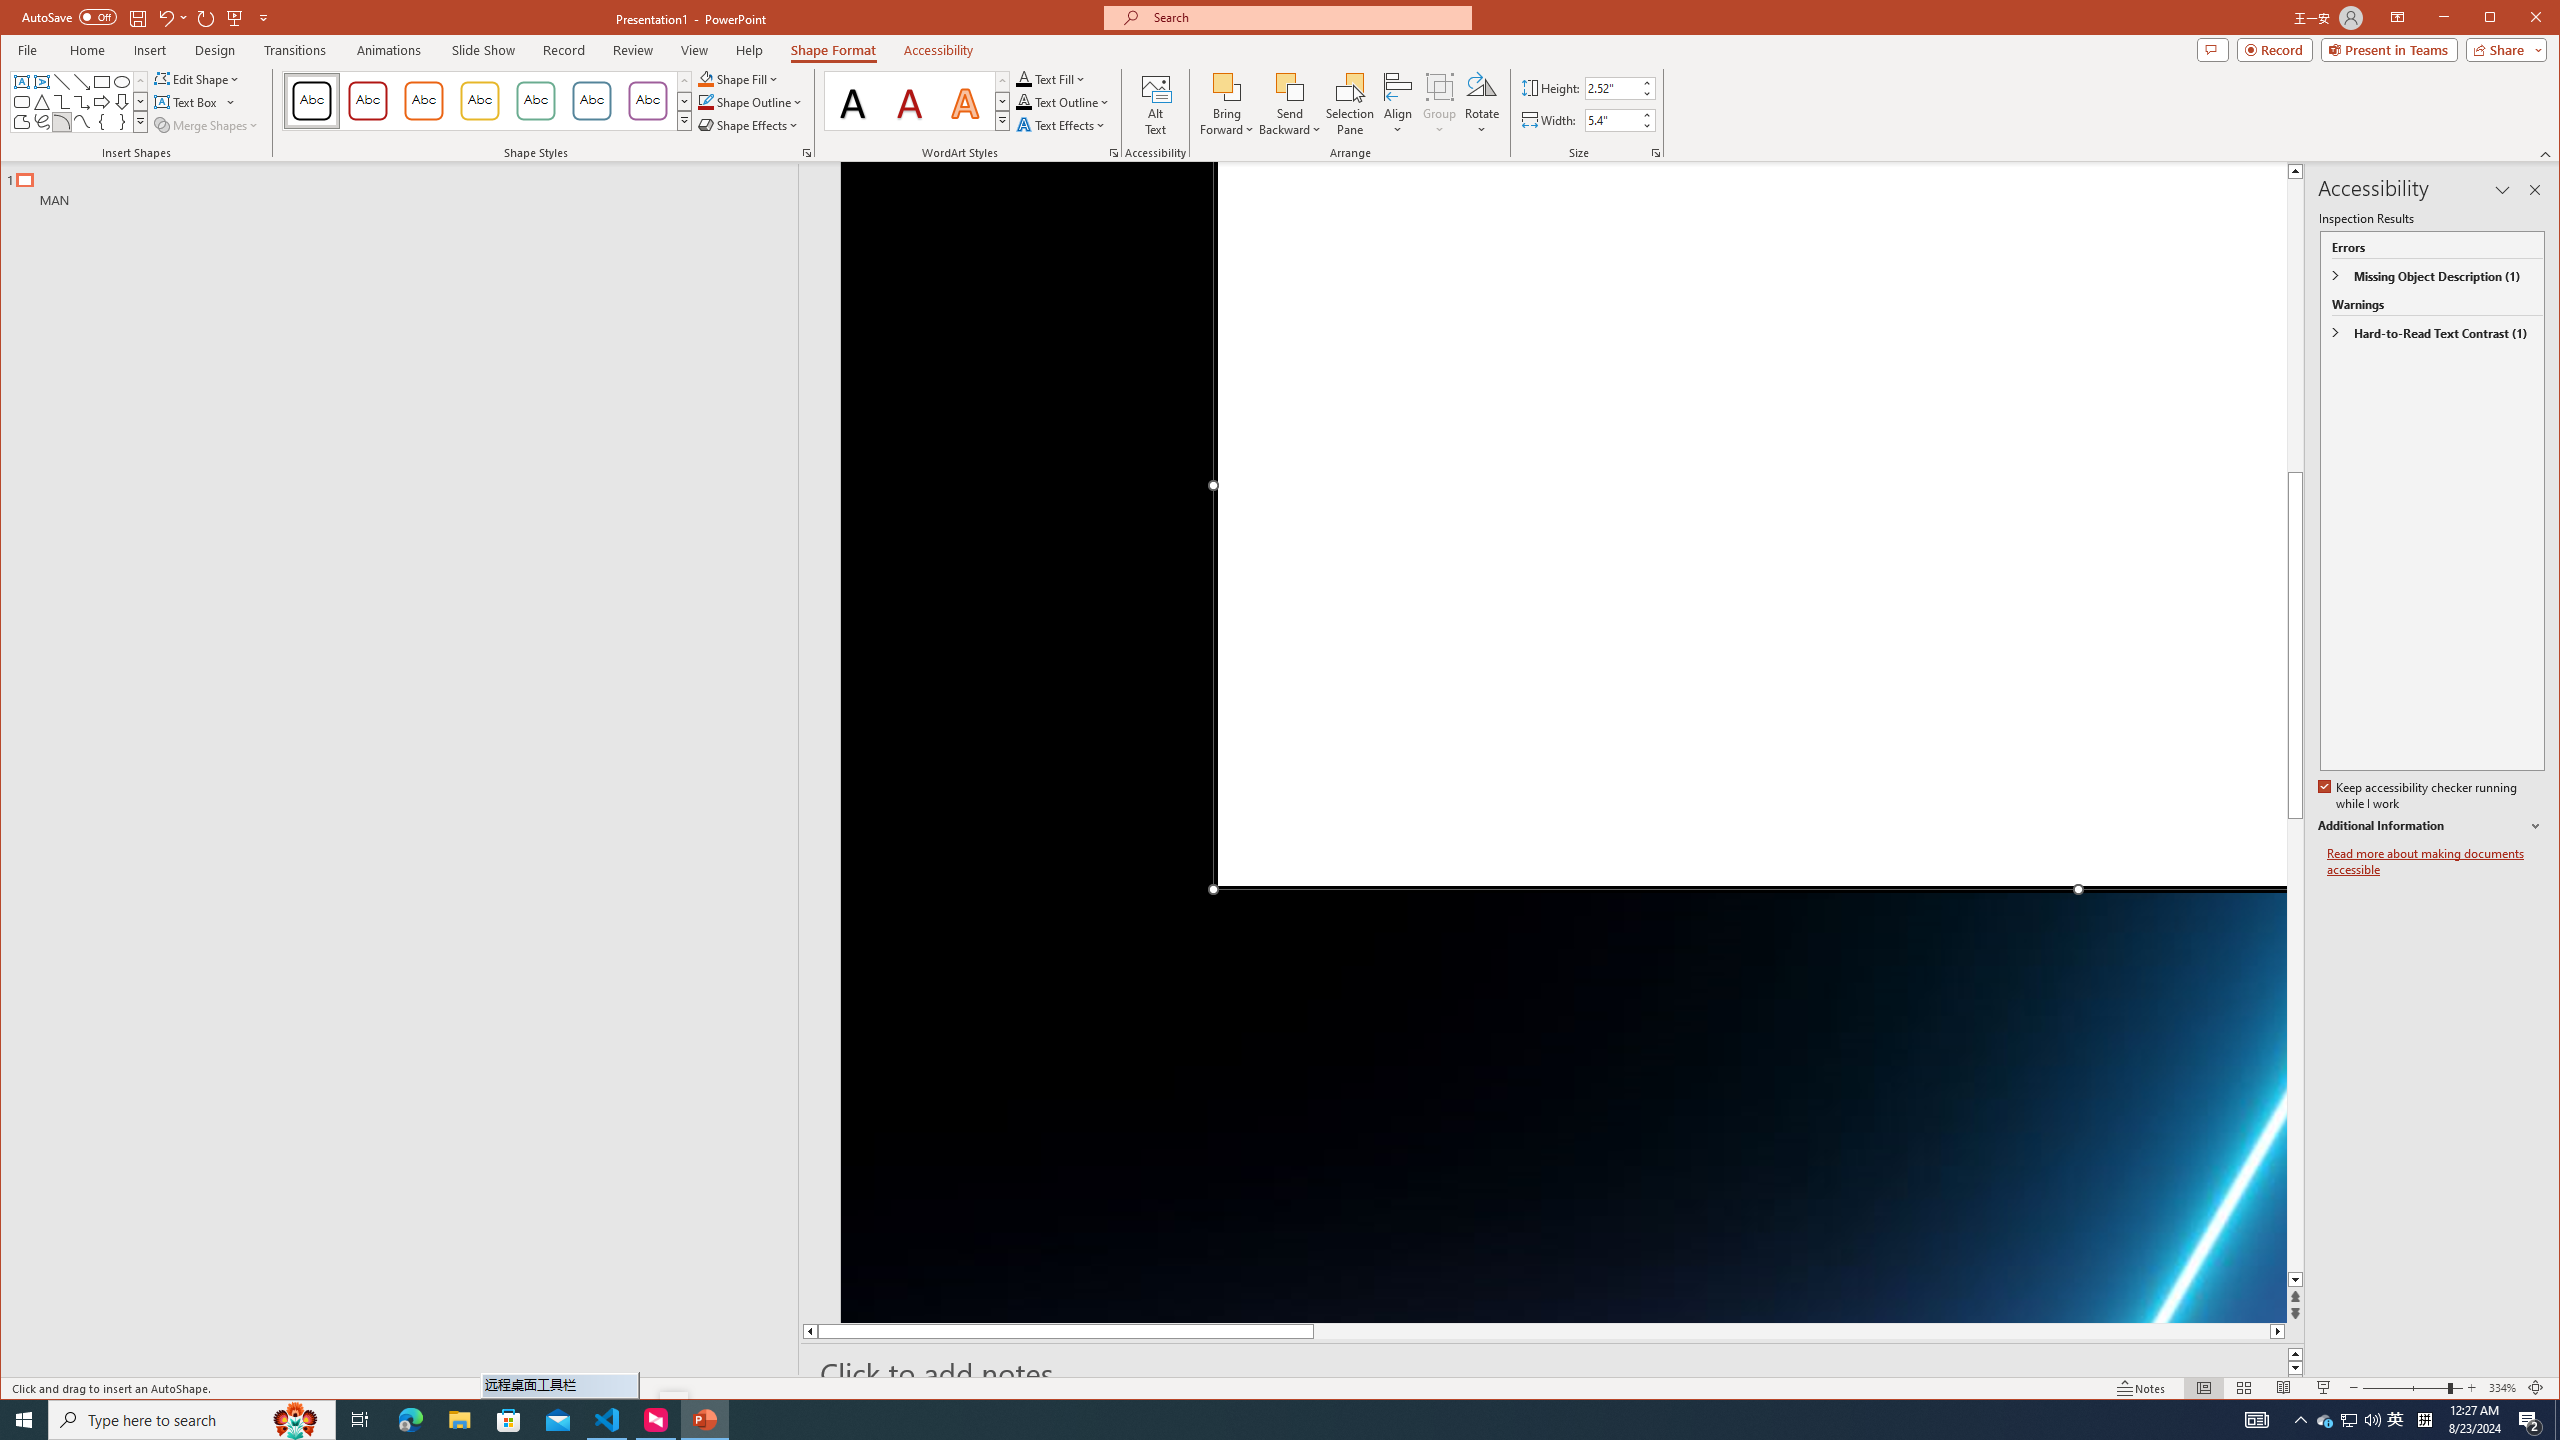 The width and height of the screenshot is (2560, 1440). Describe the element at coordinates (20, 122) in the screenshot. I see `'Freeform: Shape'` at that location.